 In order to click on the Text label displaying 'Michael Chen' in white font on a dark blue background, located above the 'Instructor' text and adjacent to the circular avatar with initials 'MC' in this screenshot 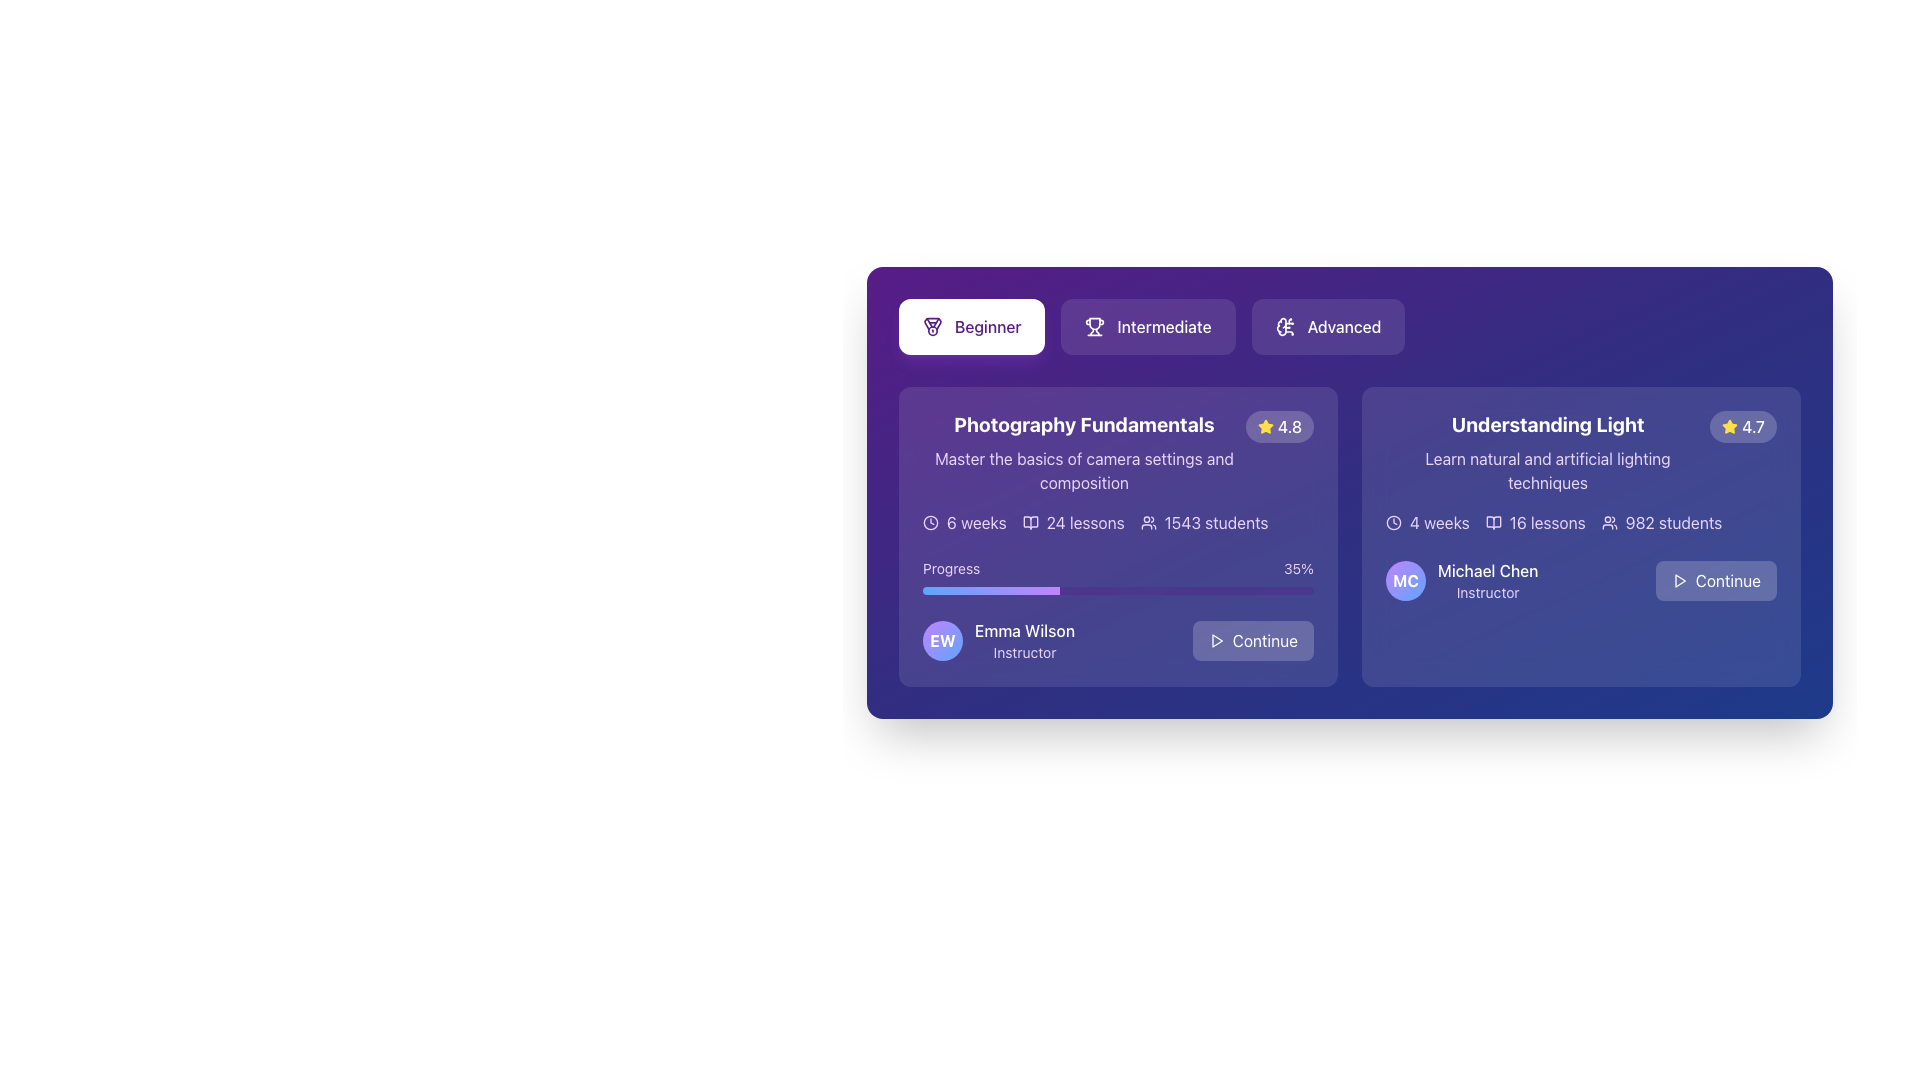, I will do `click(1488, 570)`.